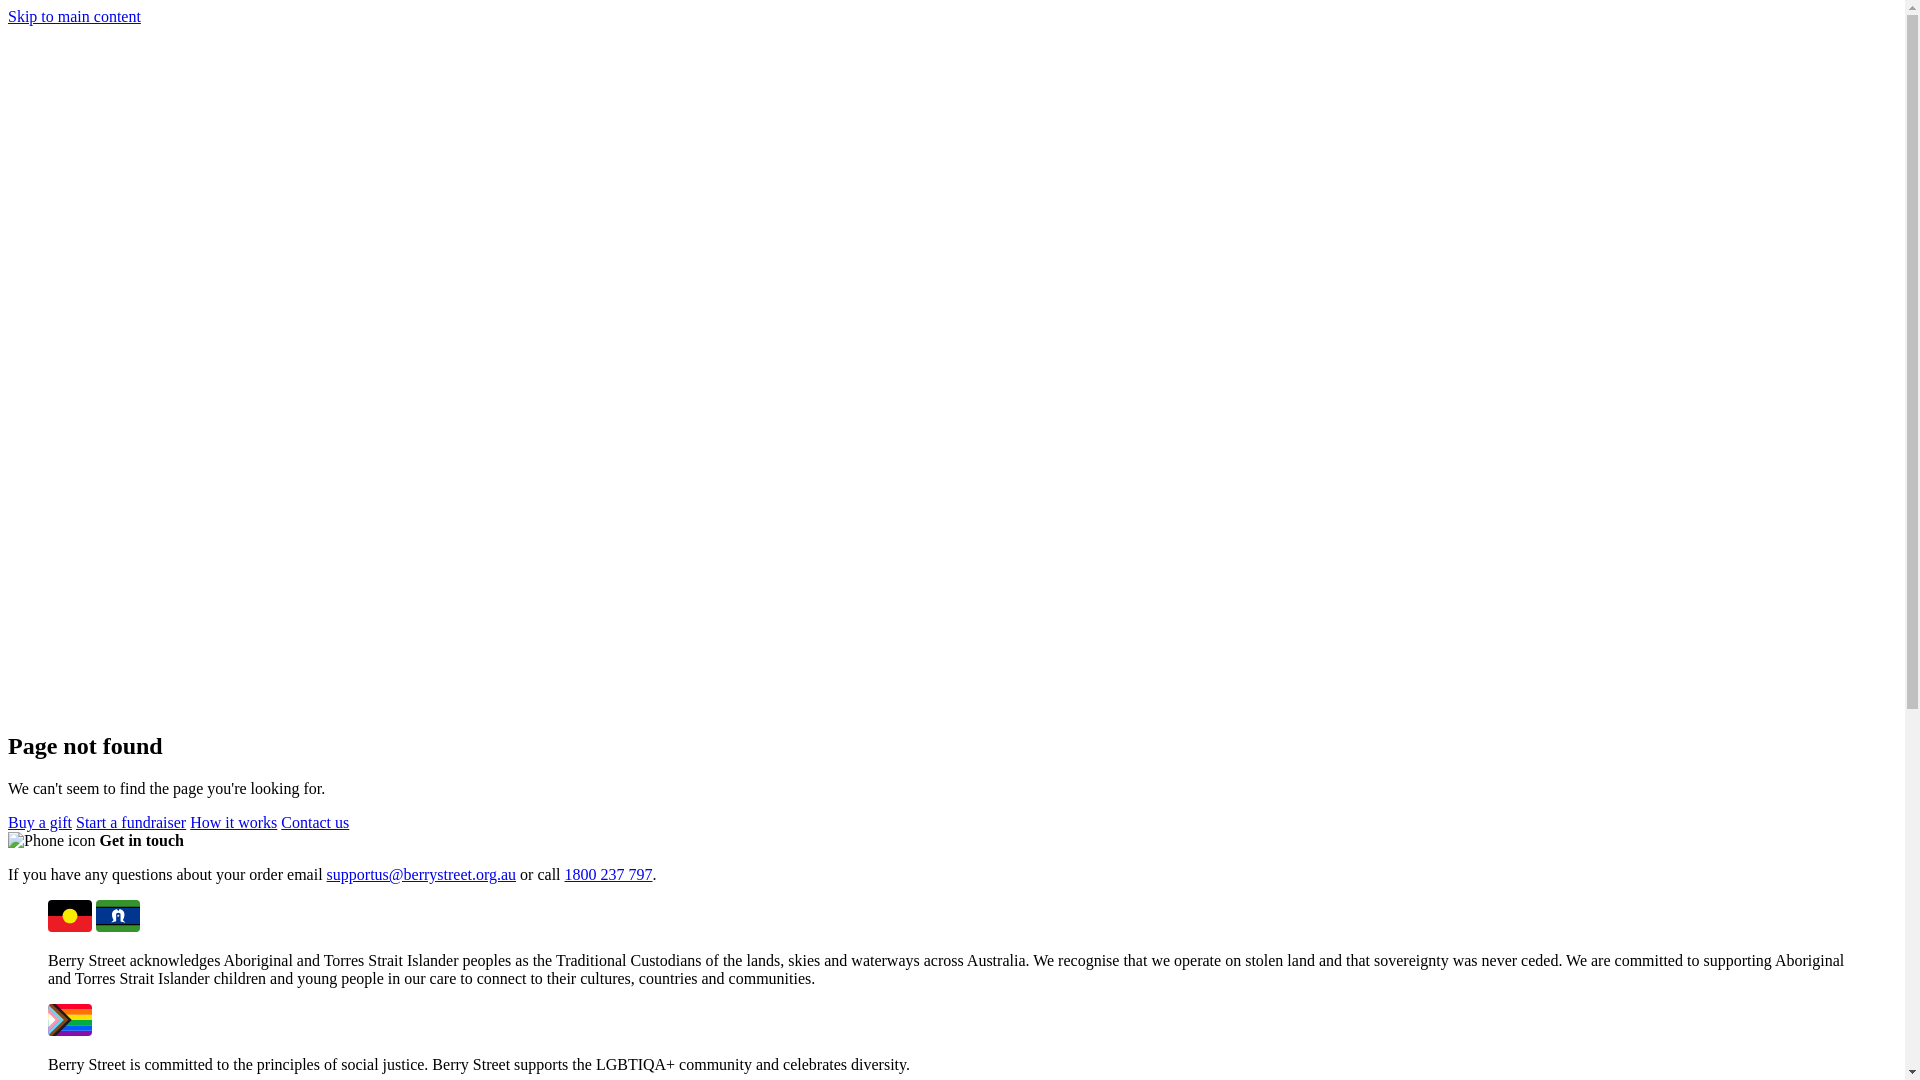  I want to click on '1800 237 797', so click(608, 873).